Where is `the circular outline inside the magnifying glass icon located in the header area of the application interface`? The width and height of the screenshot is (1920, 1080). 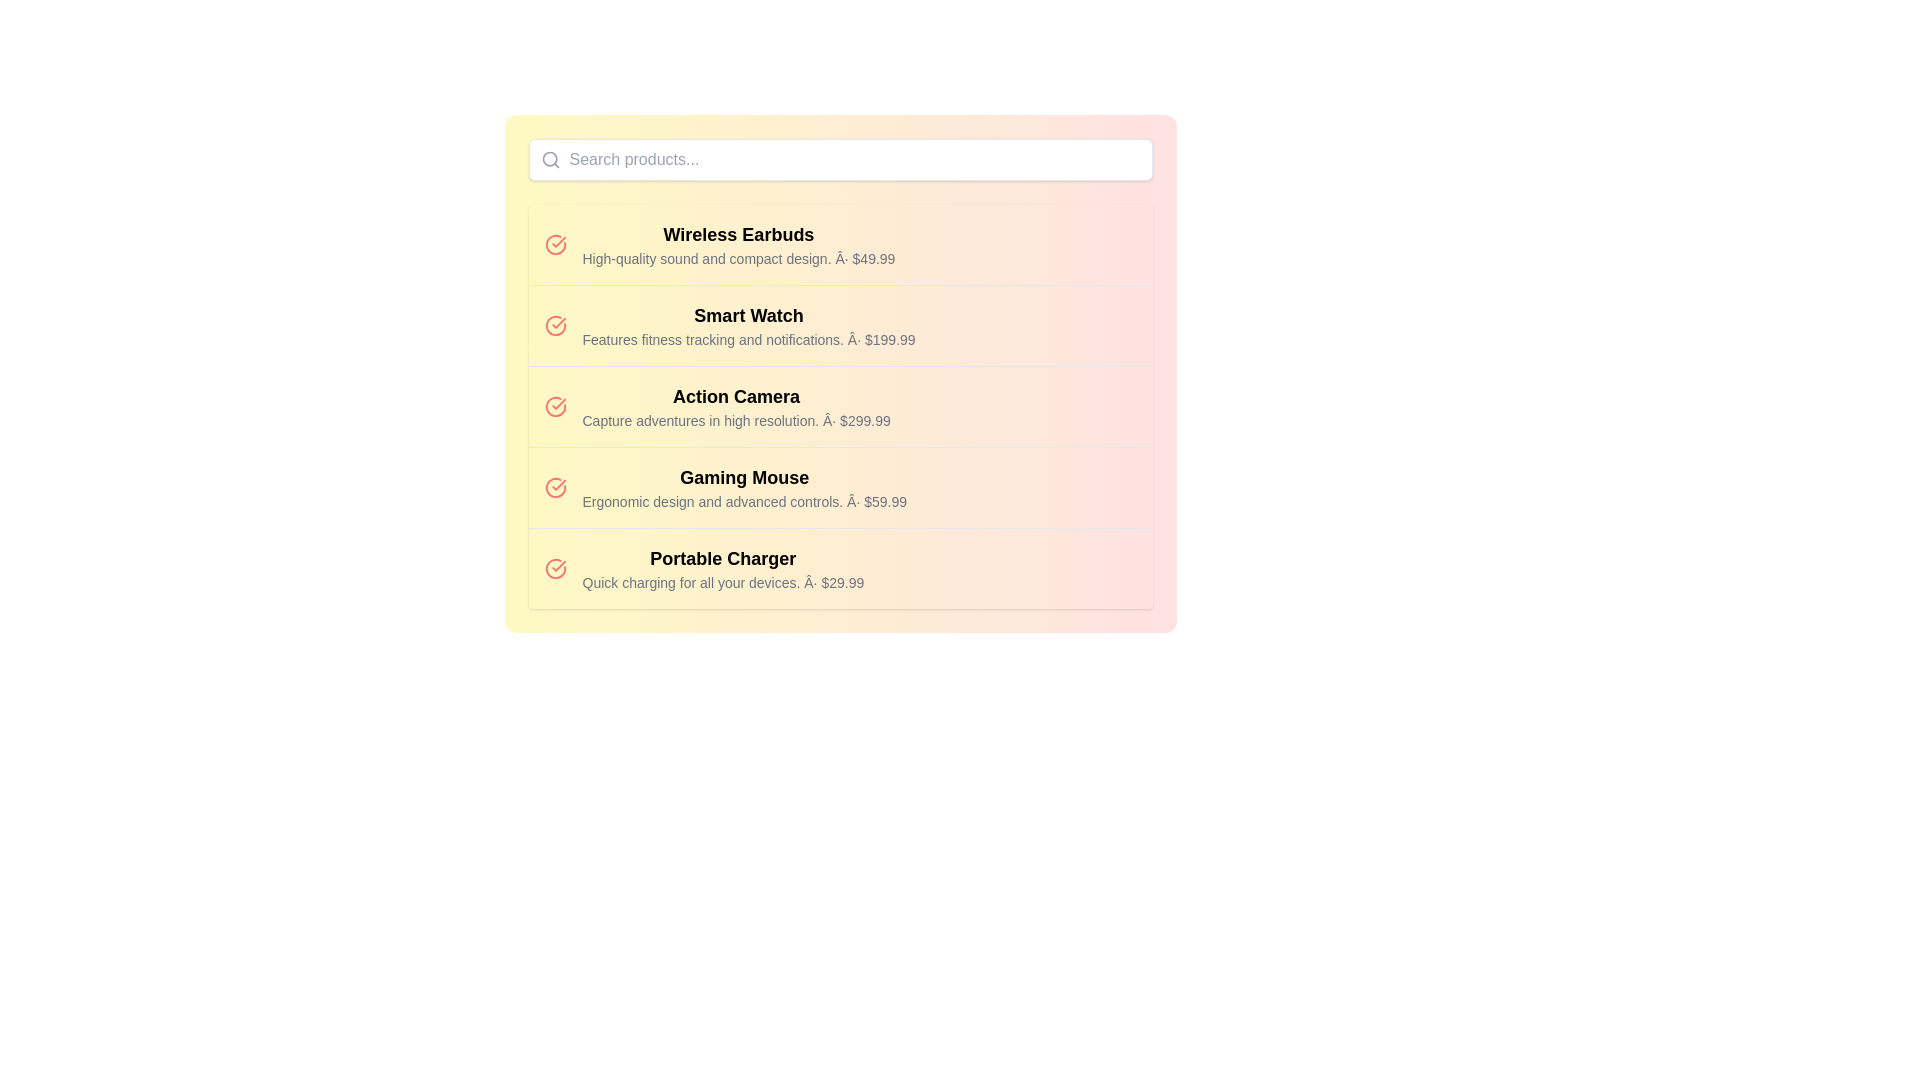 the circular outline inside the magnifying glass icon located in the header area of the application interface is located at coordinates (549, 158).